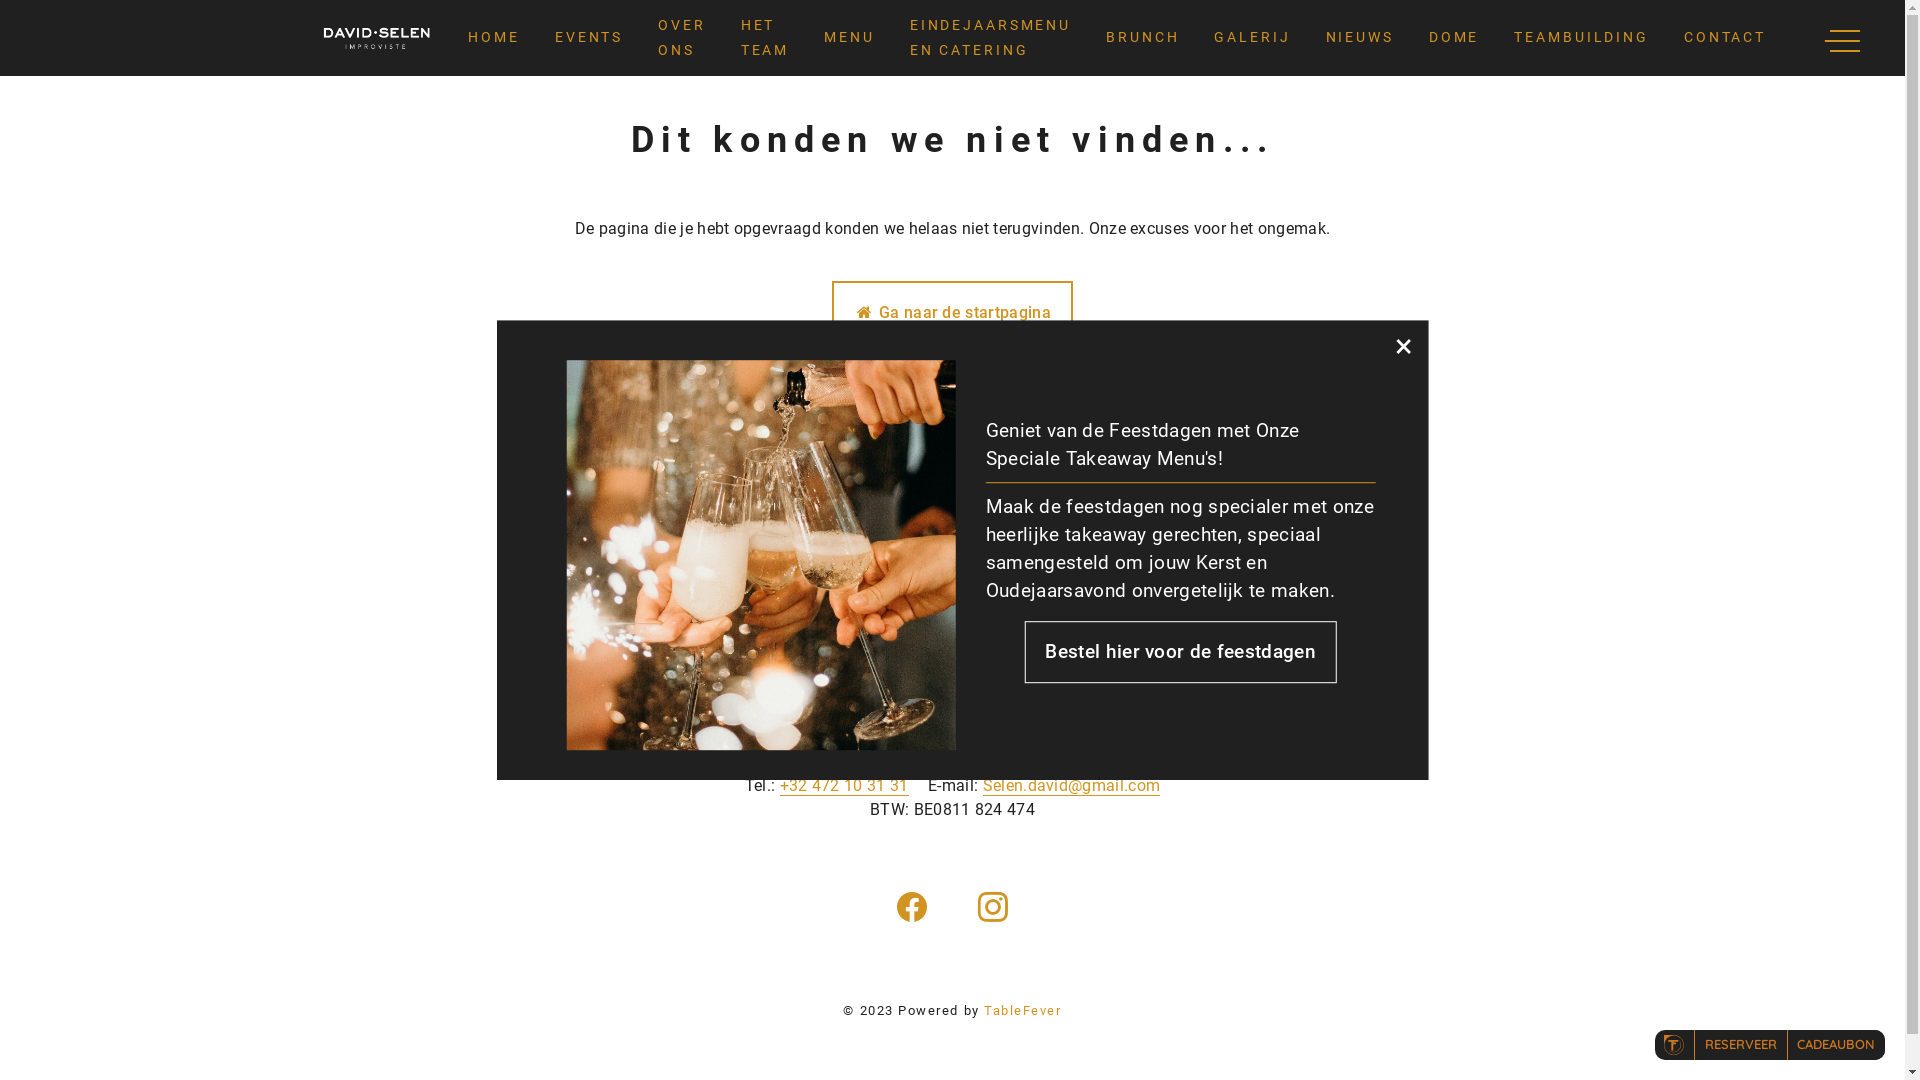 The width and height of the screenshot is (1920, 1080). What do you see at coordinates (1070, 785) in the screenshot?
I see `'Selen.david@gmail.com'` at bounding box center [1070, 785].